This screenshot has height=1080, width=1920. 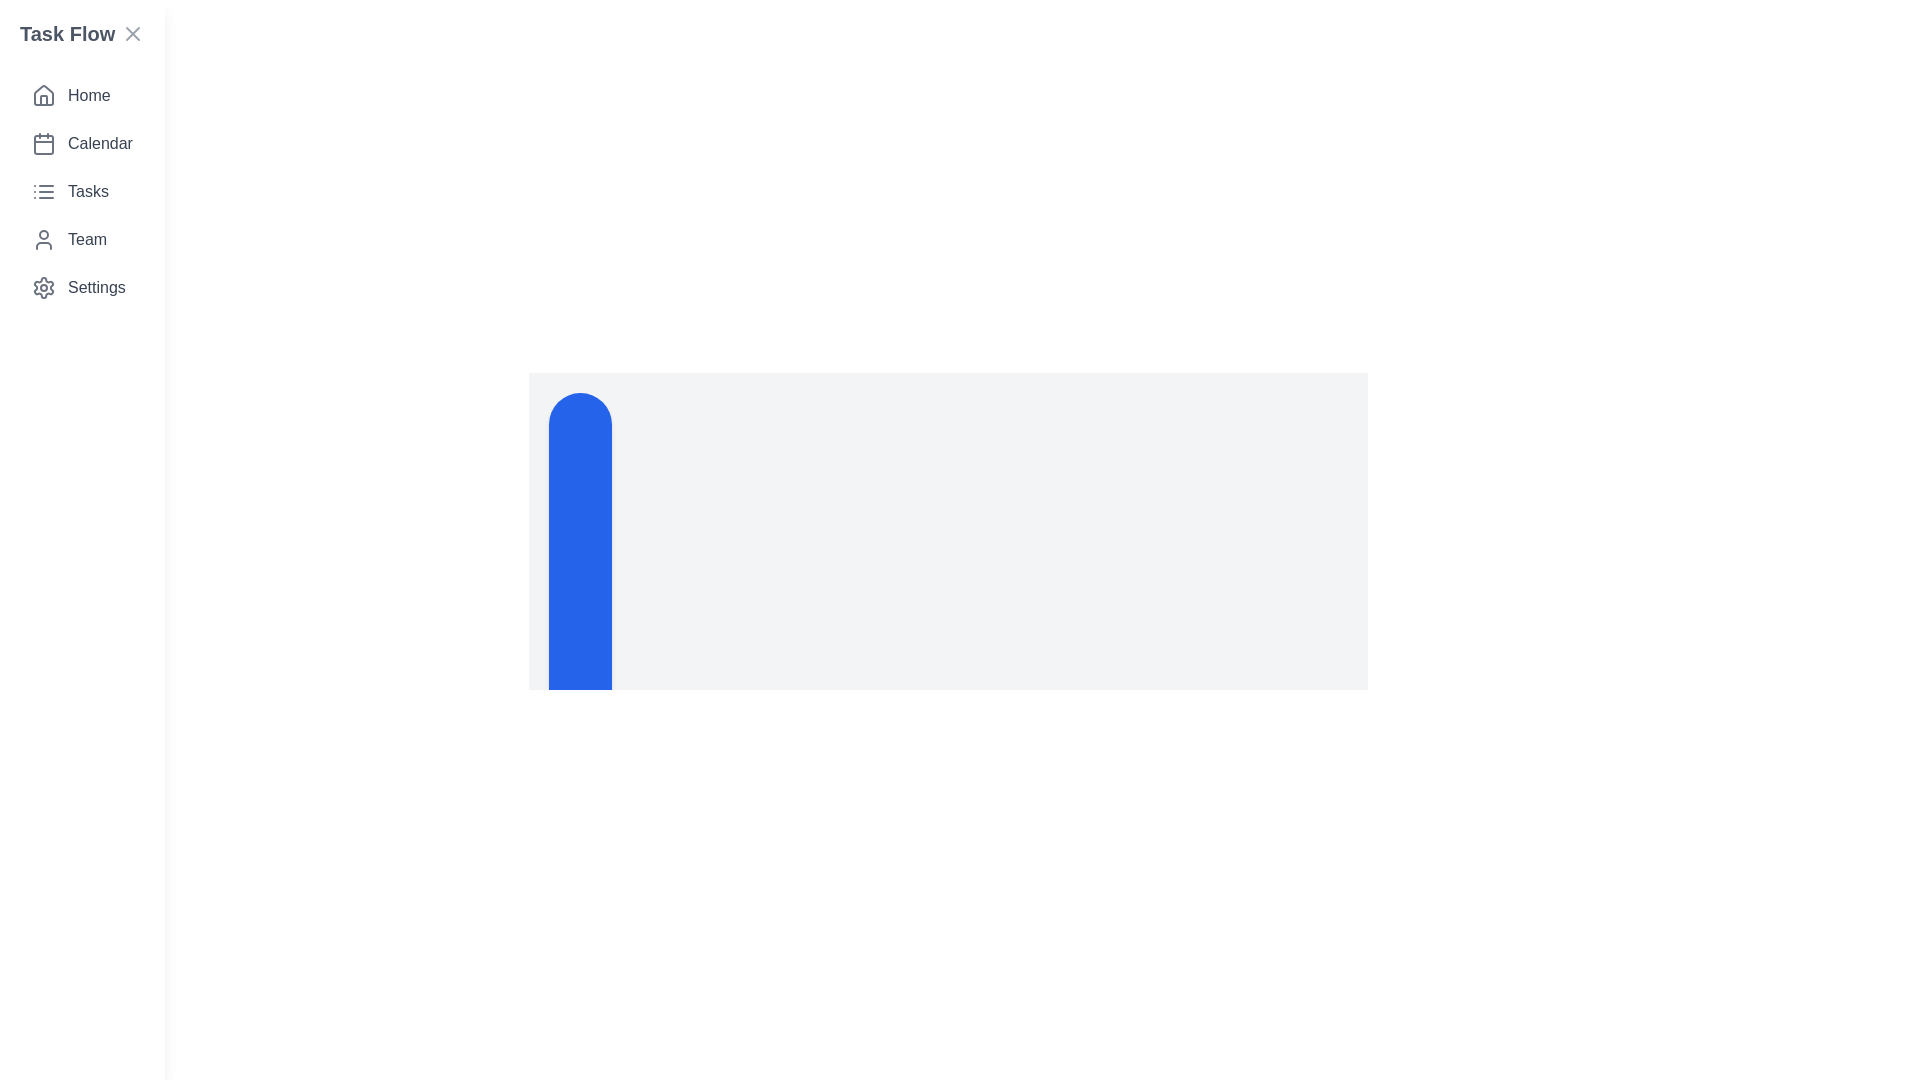 I want to click on the menu item corresponding to Settings to navigate to that section, so click(x=80, y=288).